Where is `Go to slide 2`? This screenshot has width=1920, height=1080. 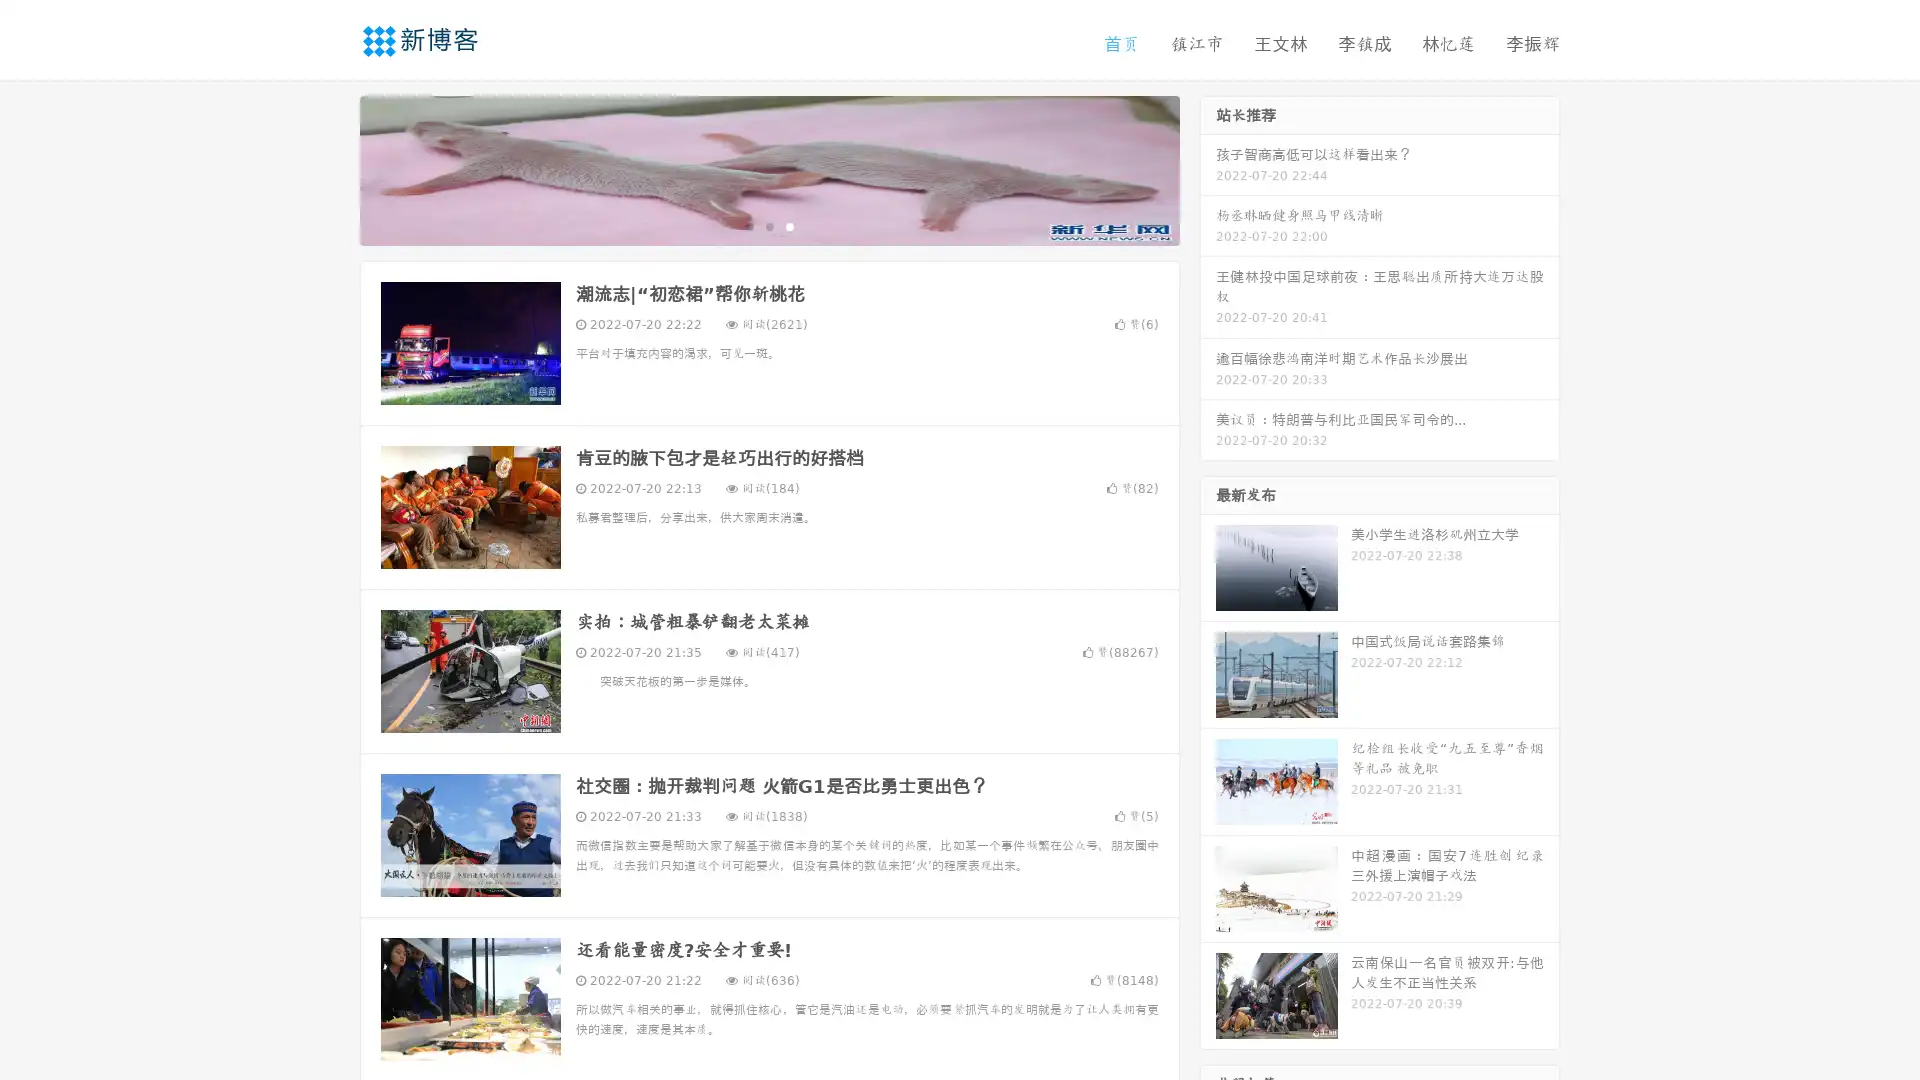
Go to slide 2 is located at coordinates (768, 225).